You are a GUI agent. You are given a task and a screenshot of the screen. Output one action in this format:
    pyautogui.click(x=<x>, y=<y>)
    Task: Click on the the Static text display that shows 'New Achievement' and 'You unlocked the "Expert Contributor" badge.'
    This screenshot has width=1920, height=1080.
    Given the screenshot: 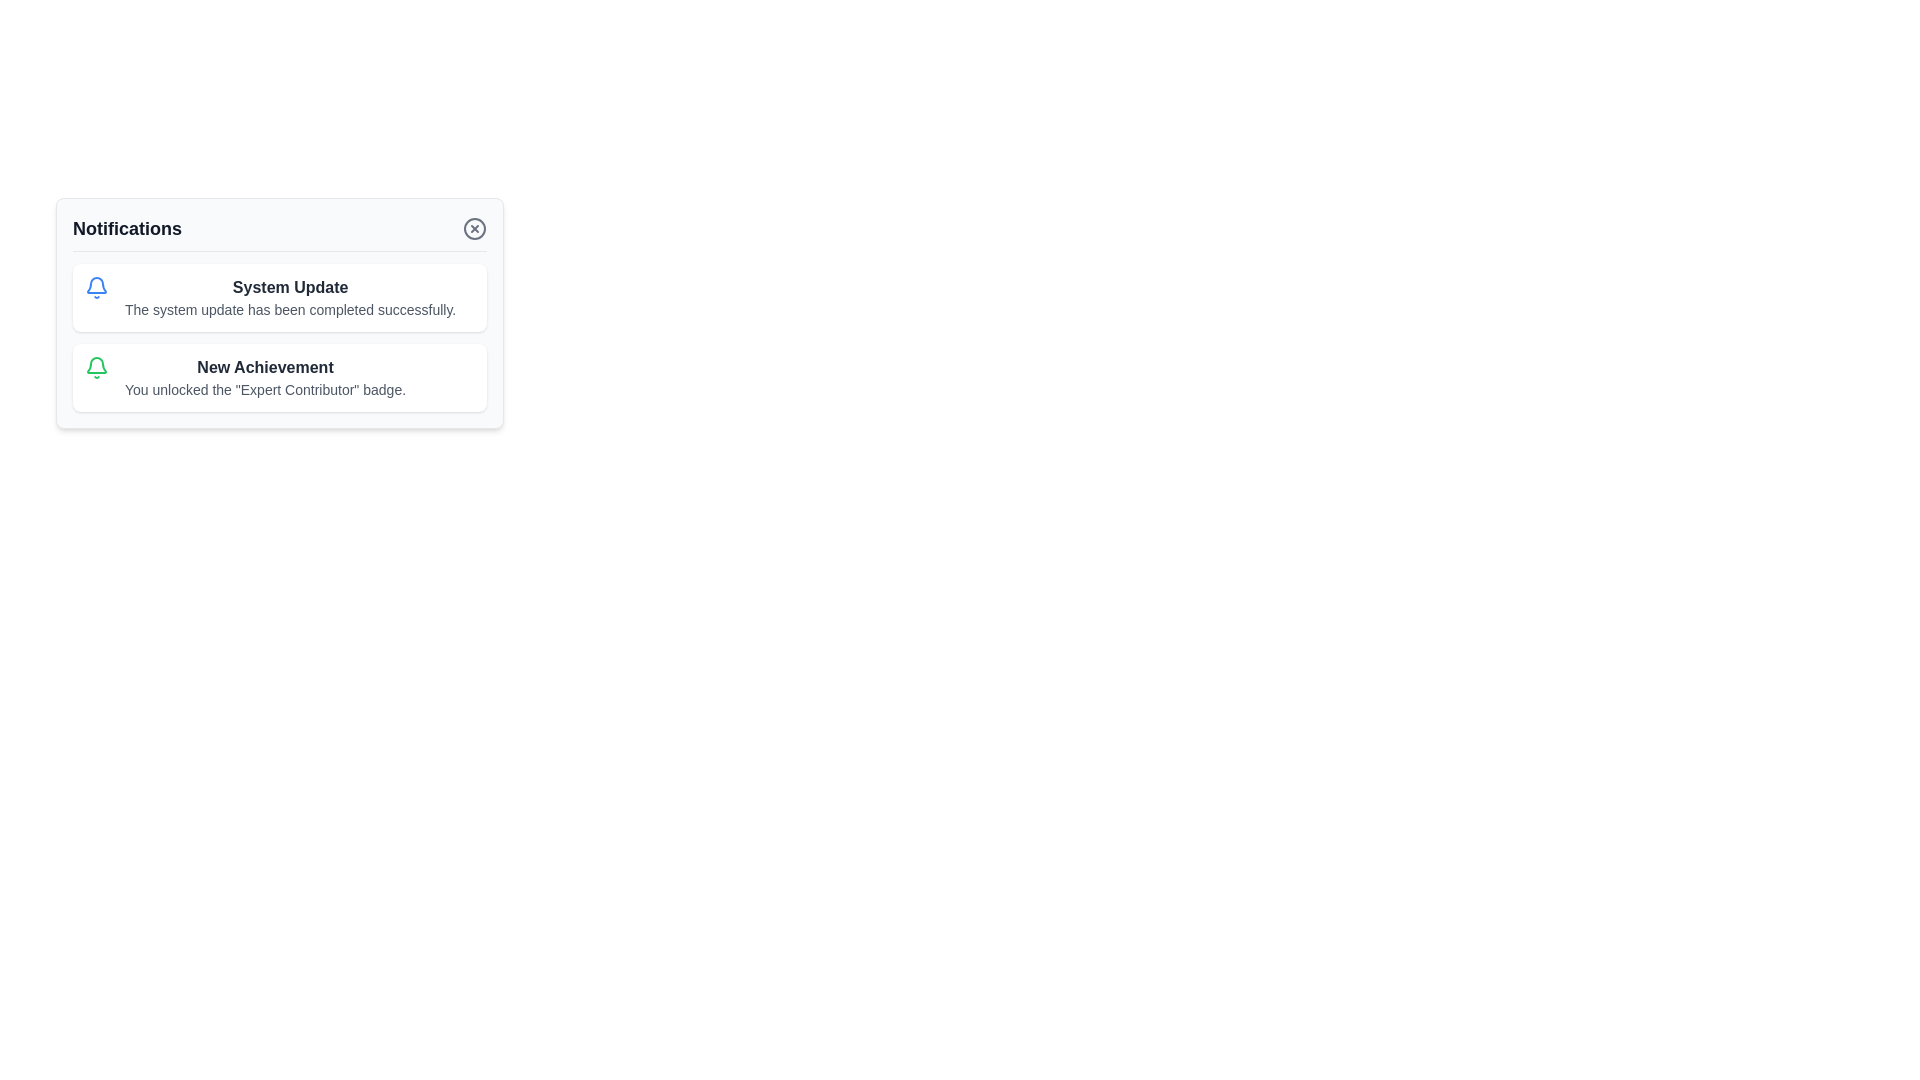 What is the action you would take?
    pyautogui.click(x=264, y=378)
    